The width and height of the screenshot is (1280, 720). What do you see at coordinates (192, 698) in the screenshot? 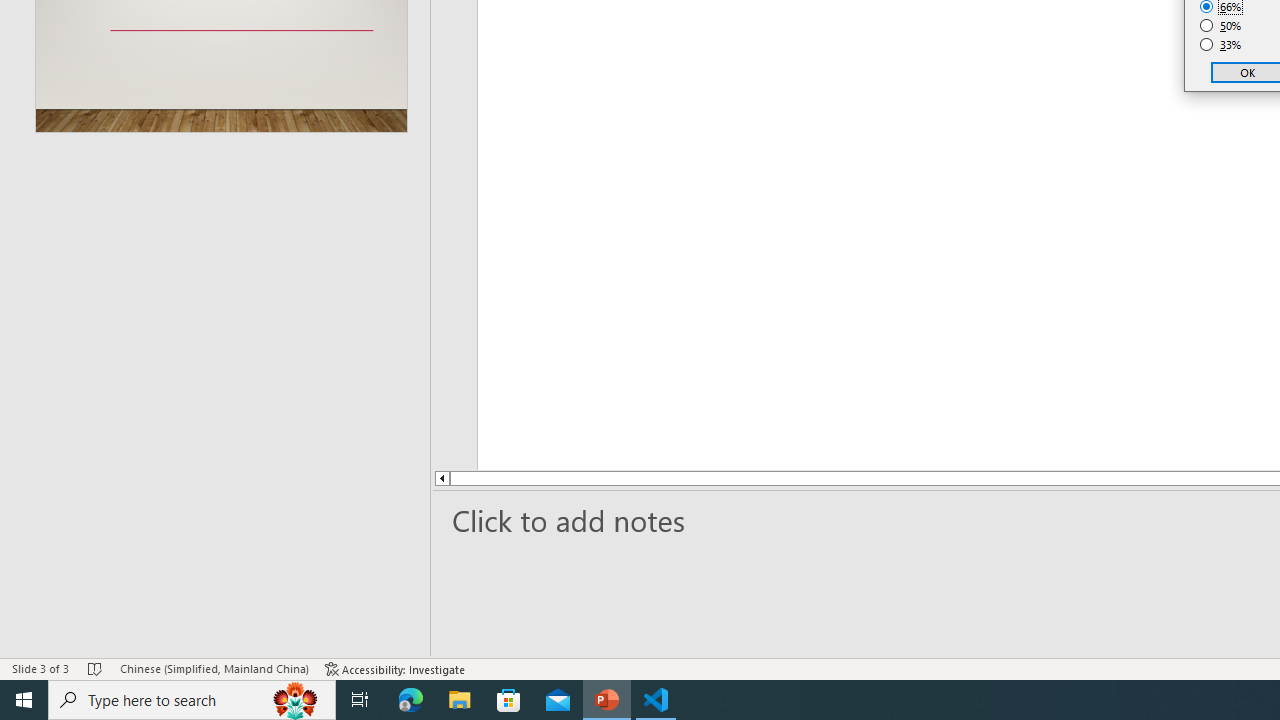
I see `'Type here to search'` at bounding box center [192, 698].